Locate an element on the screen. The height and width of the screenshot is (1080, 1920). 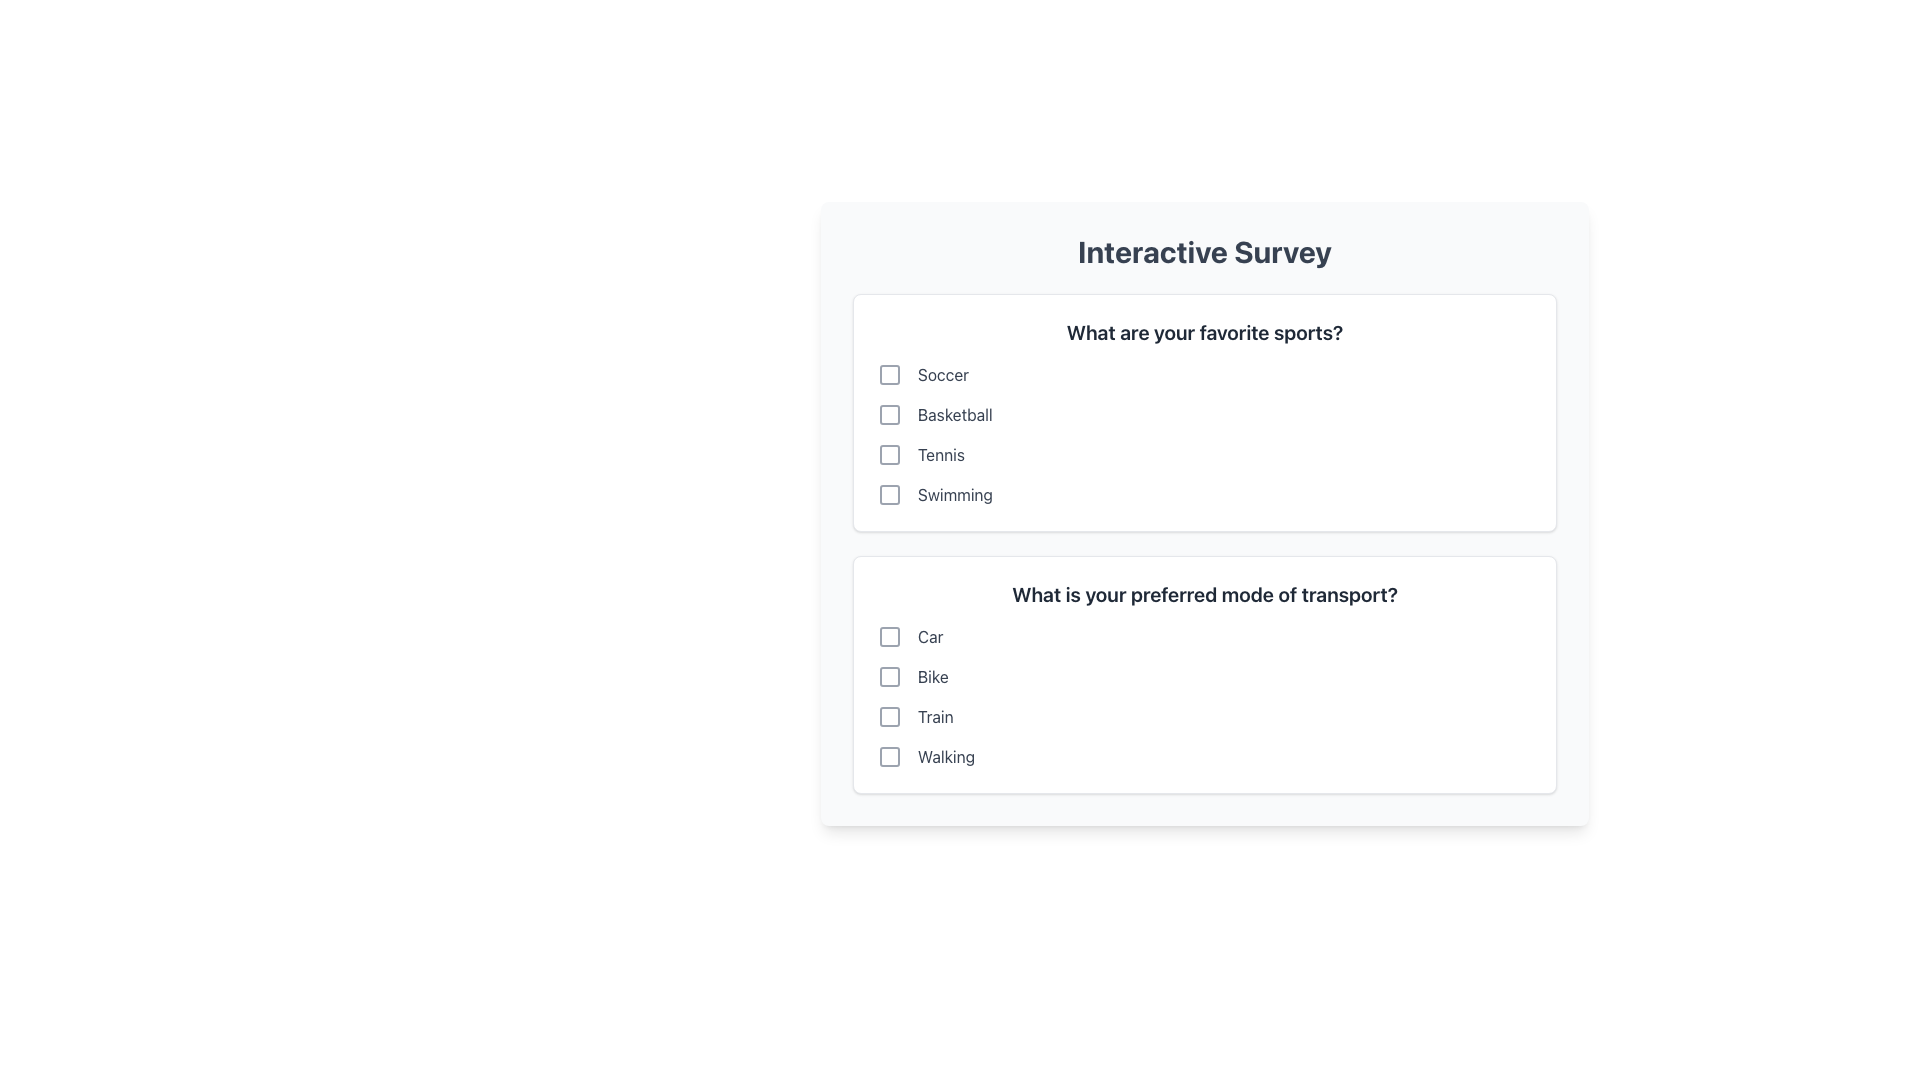
the checkbox for selecting 'Train' in the list of preferred modes of transport is located at coordinates (888, 716).